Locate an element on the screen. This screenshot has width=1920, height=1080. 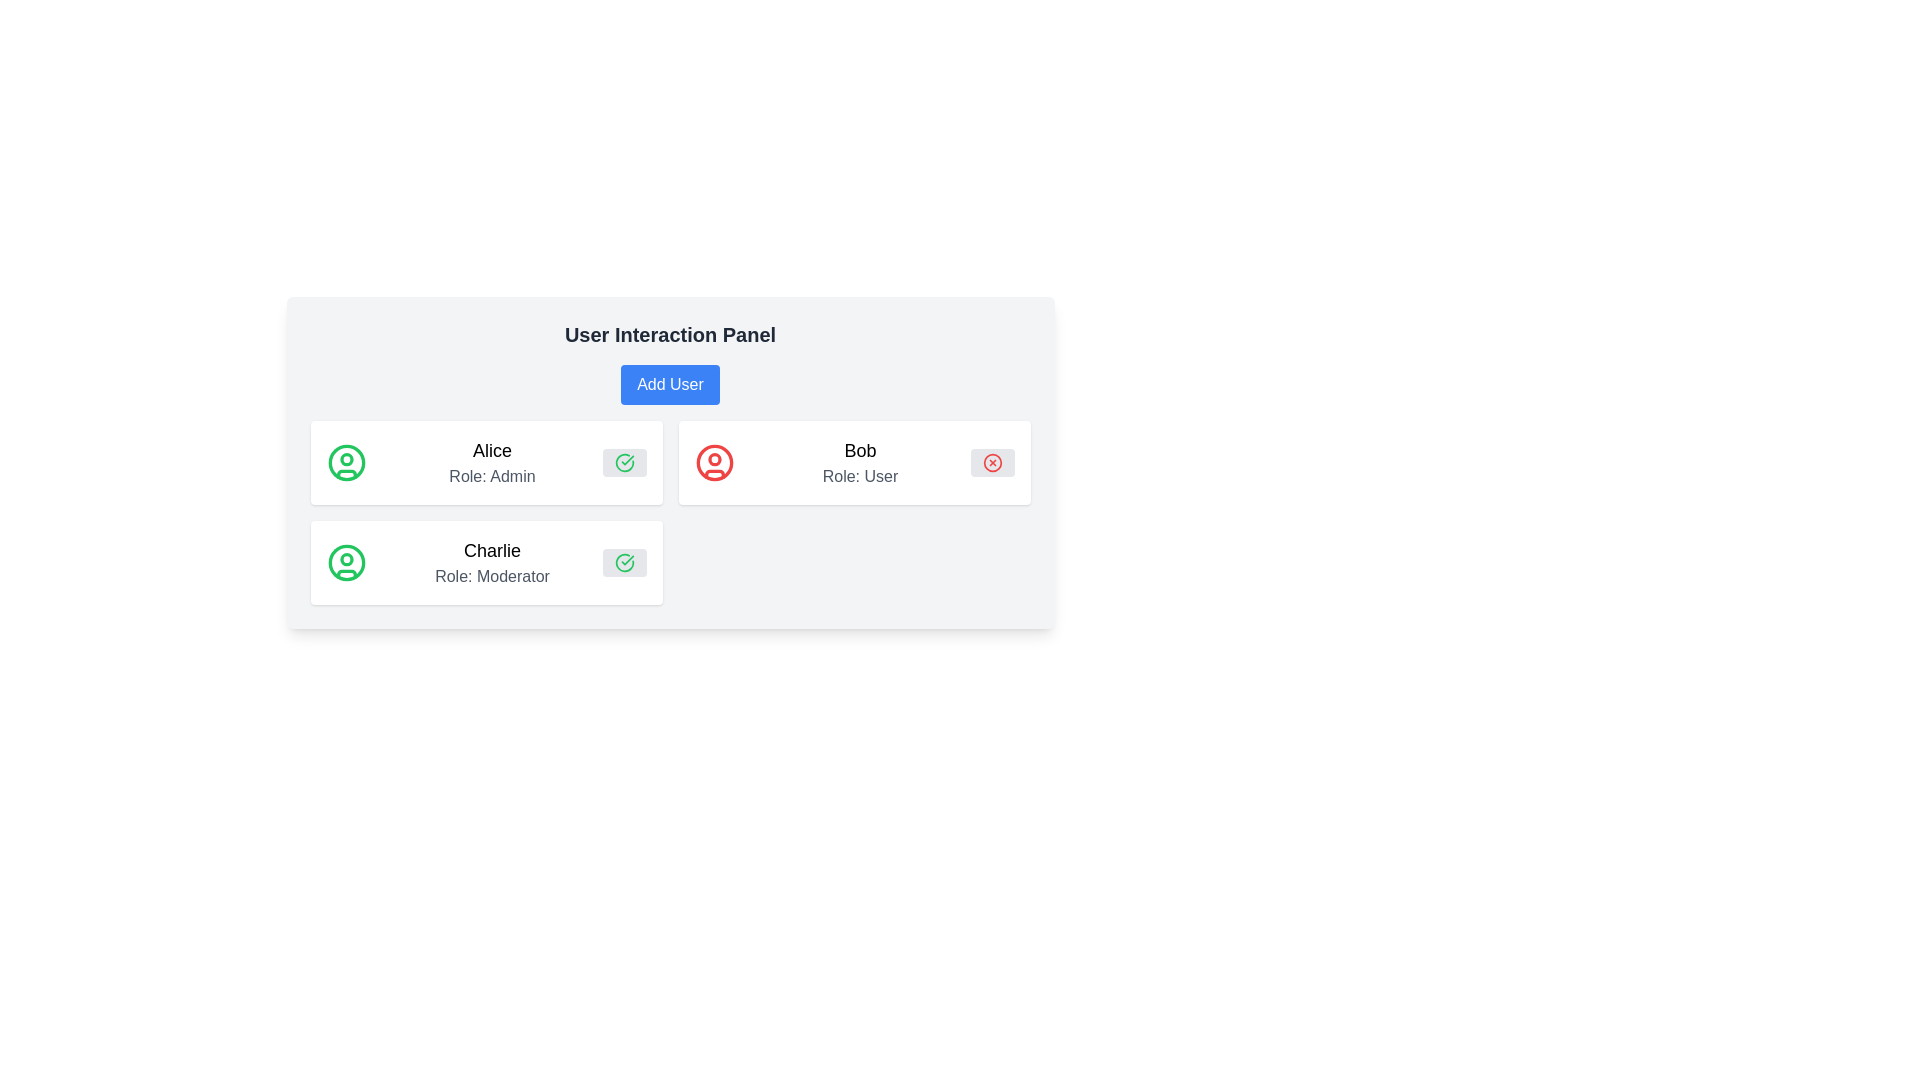
displayed text from the user profile Card component, which is the second item in a vertical list of three cards, positioned next to the card labeled 'Alice' and above the card labeled 'Charlie' is located at coordinates (854, 462).